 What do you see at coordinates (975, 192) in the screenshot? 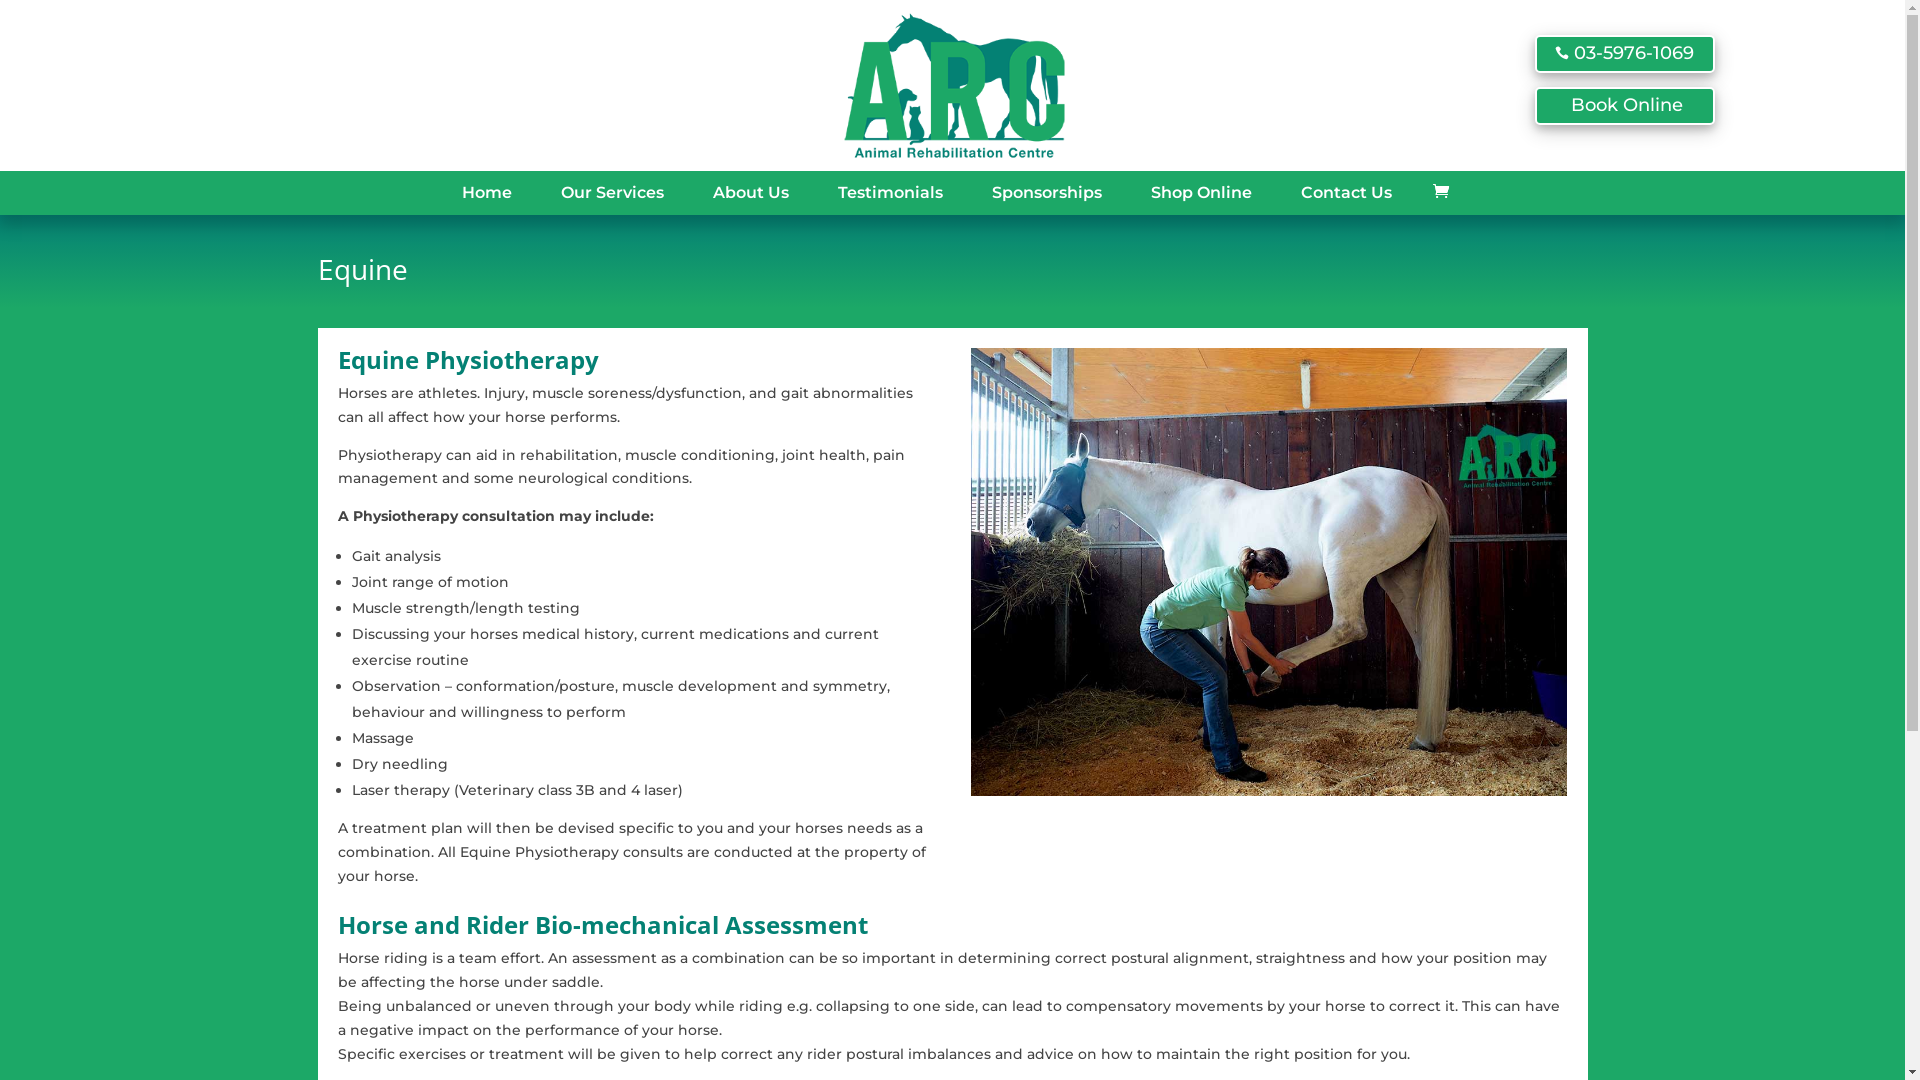
I see `'Sponsorships'` at bounding box center [975, 192].